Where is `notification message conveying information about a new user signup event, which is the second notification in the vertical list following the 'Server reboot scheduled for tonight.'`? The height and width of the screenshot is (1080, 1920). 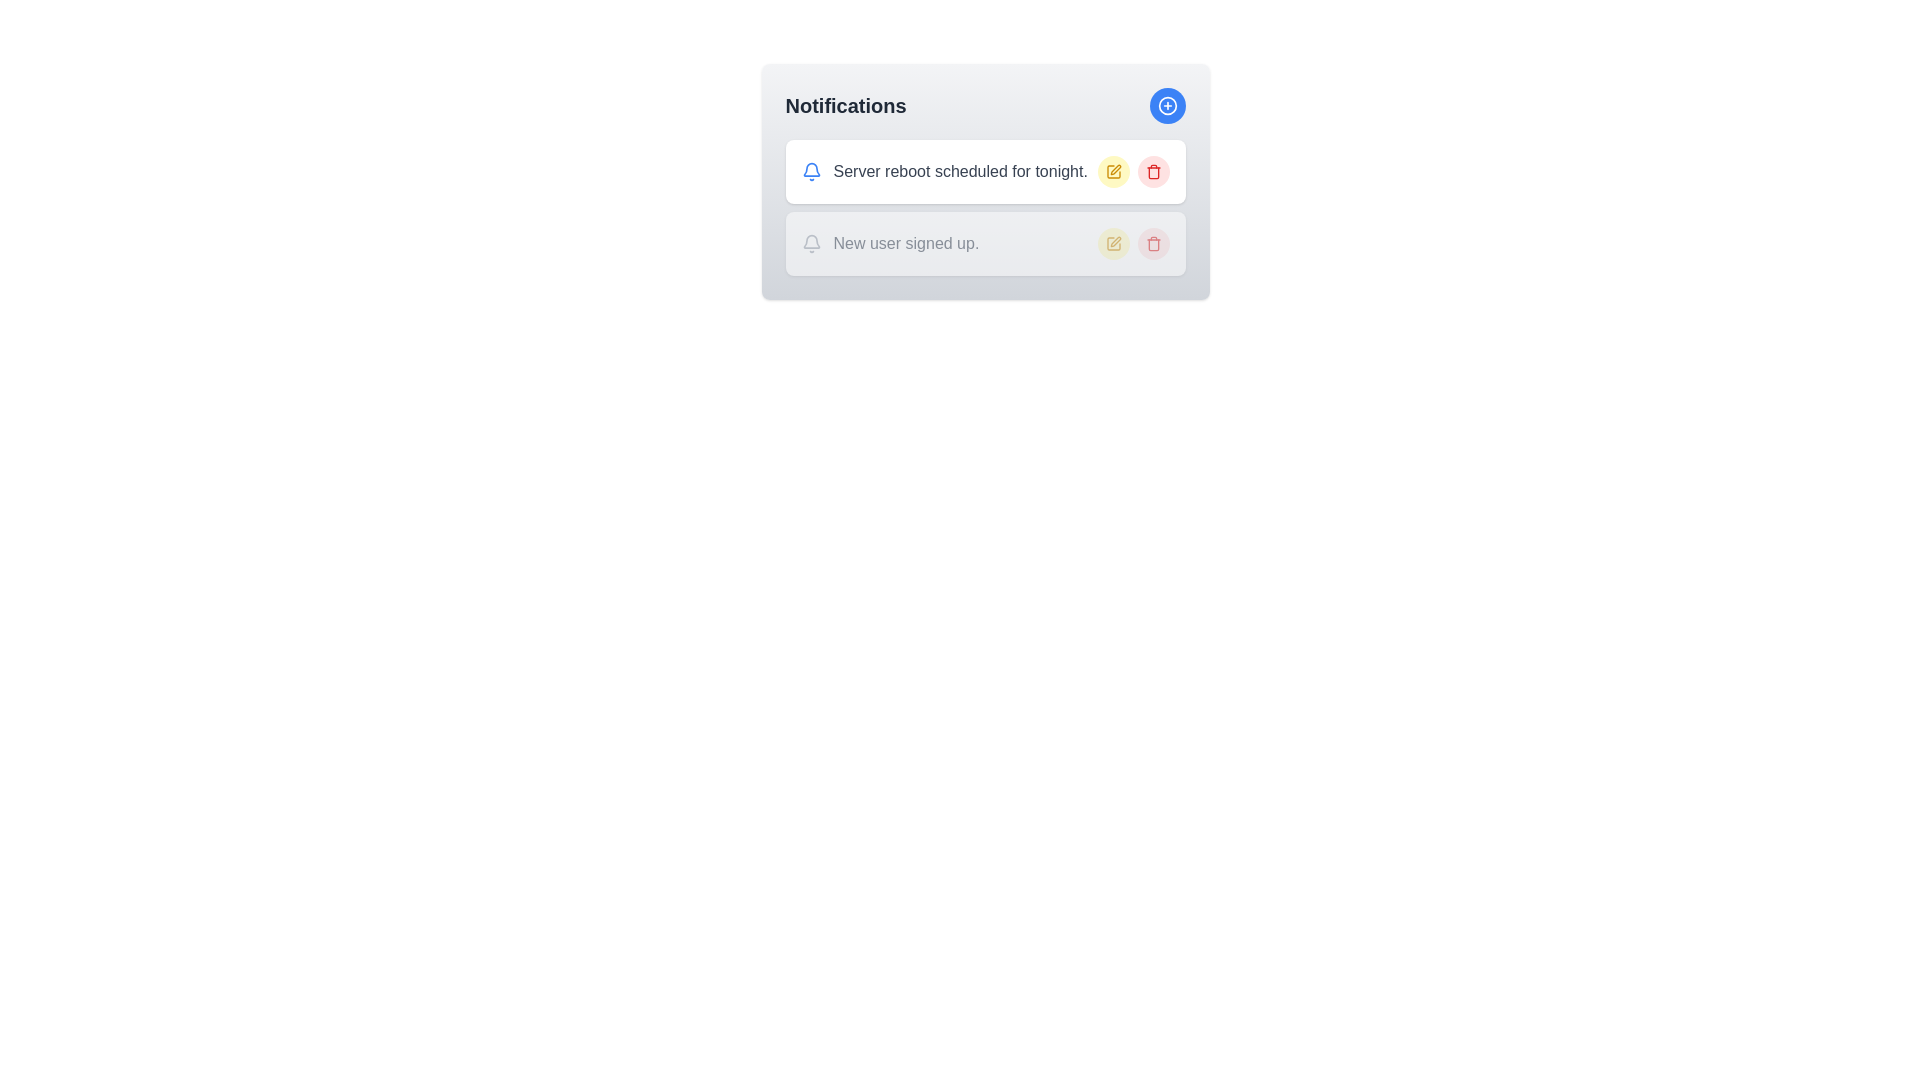 notification message conveying information about a new user signup event, which is the second notification in the vertical list following the 'Server reboot scheduled for tonight.' is located at coordinates (889, 242).